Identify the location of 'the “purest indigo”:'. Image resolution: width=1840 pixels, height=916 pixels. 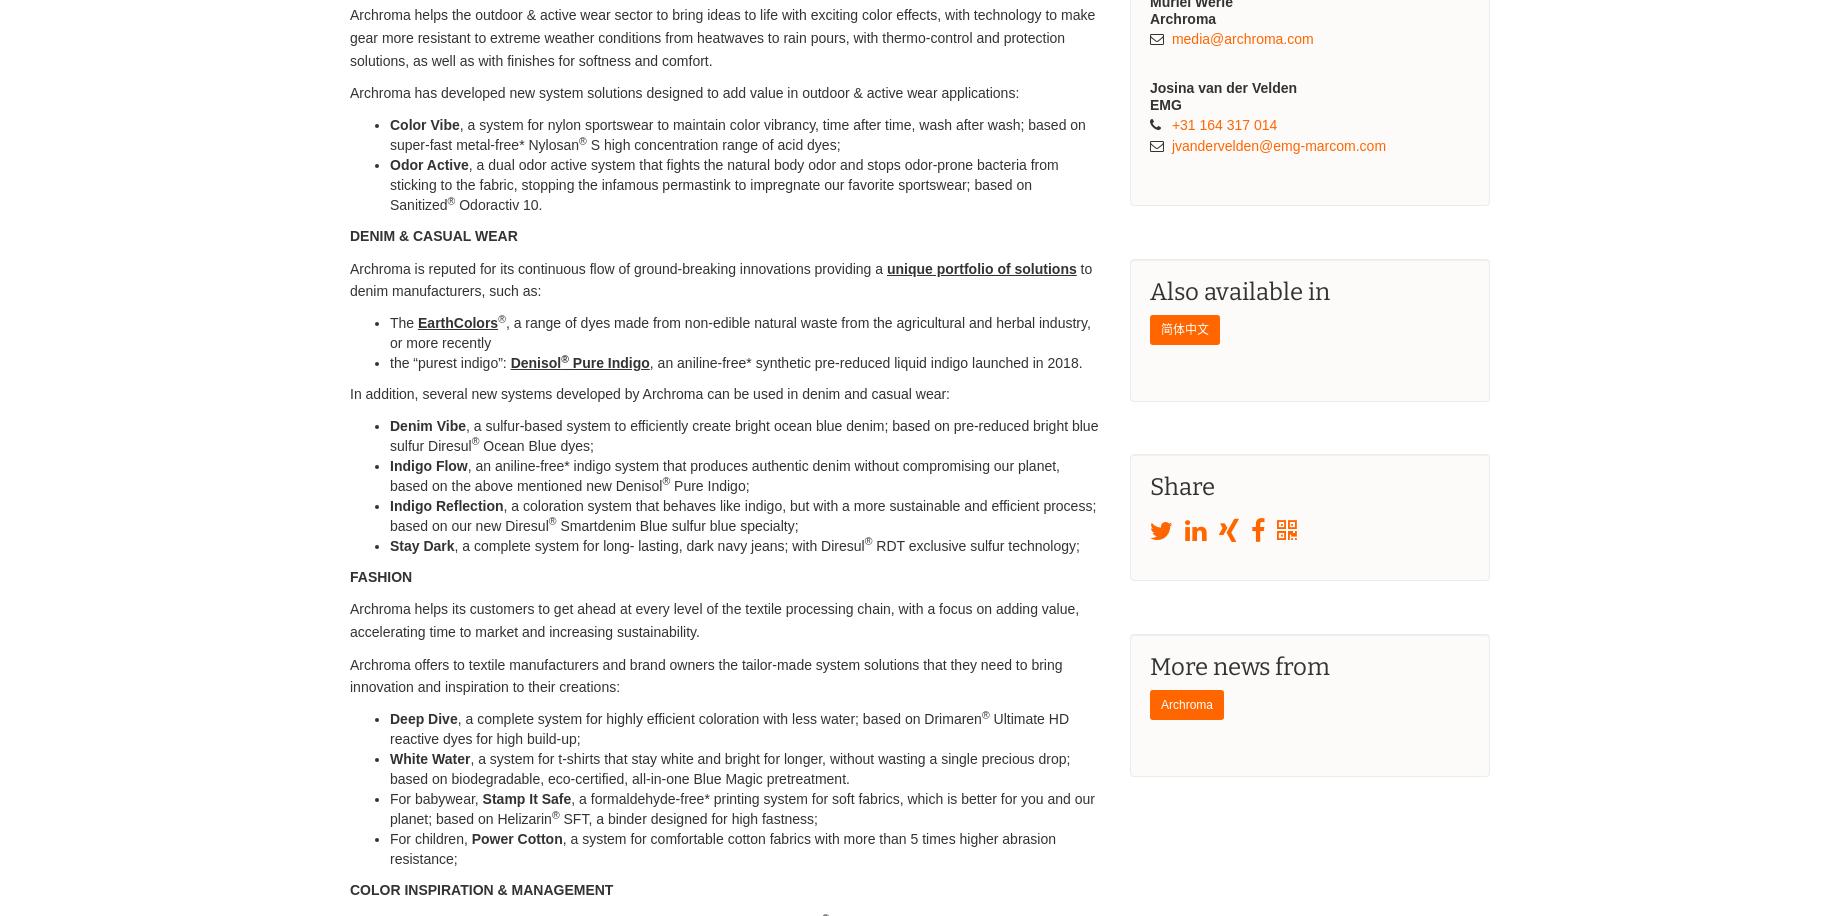
(449, 362).